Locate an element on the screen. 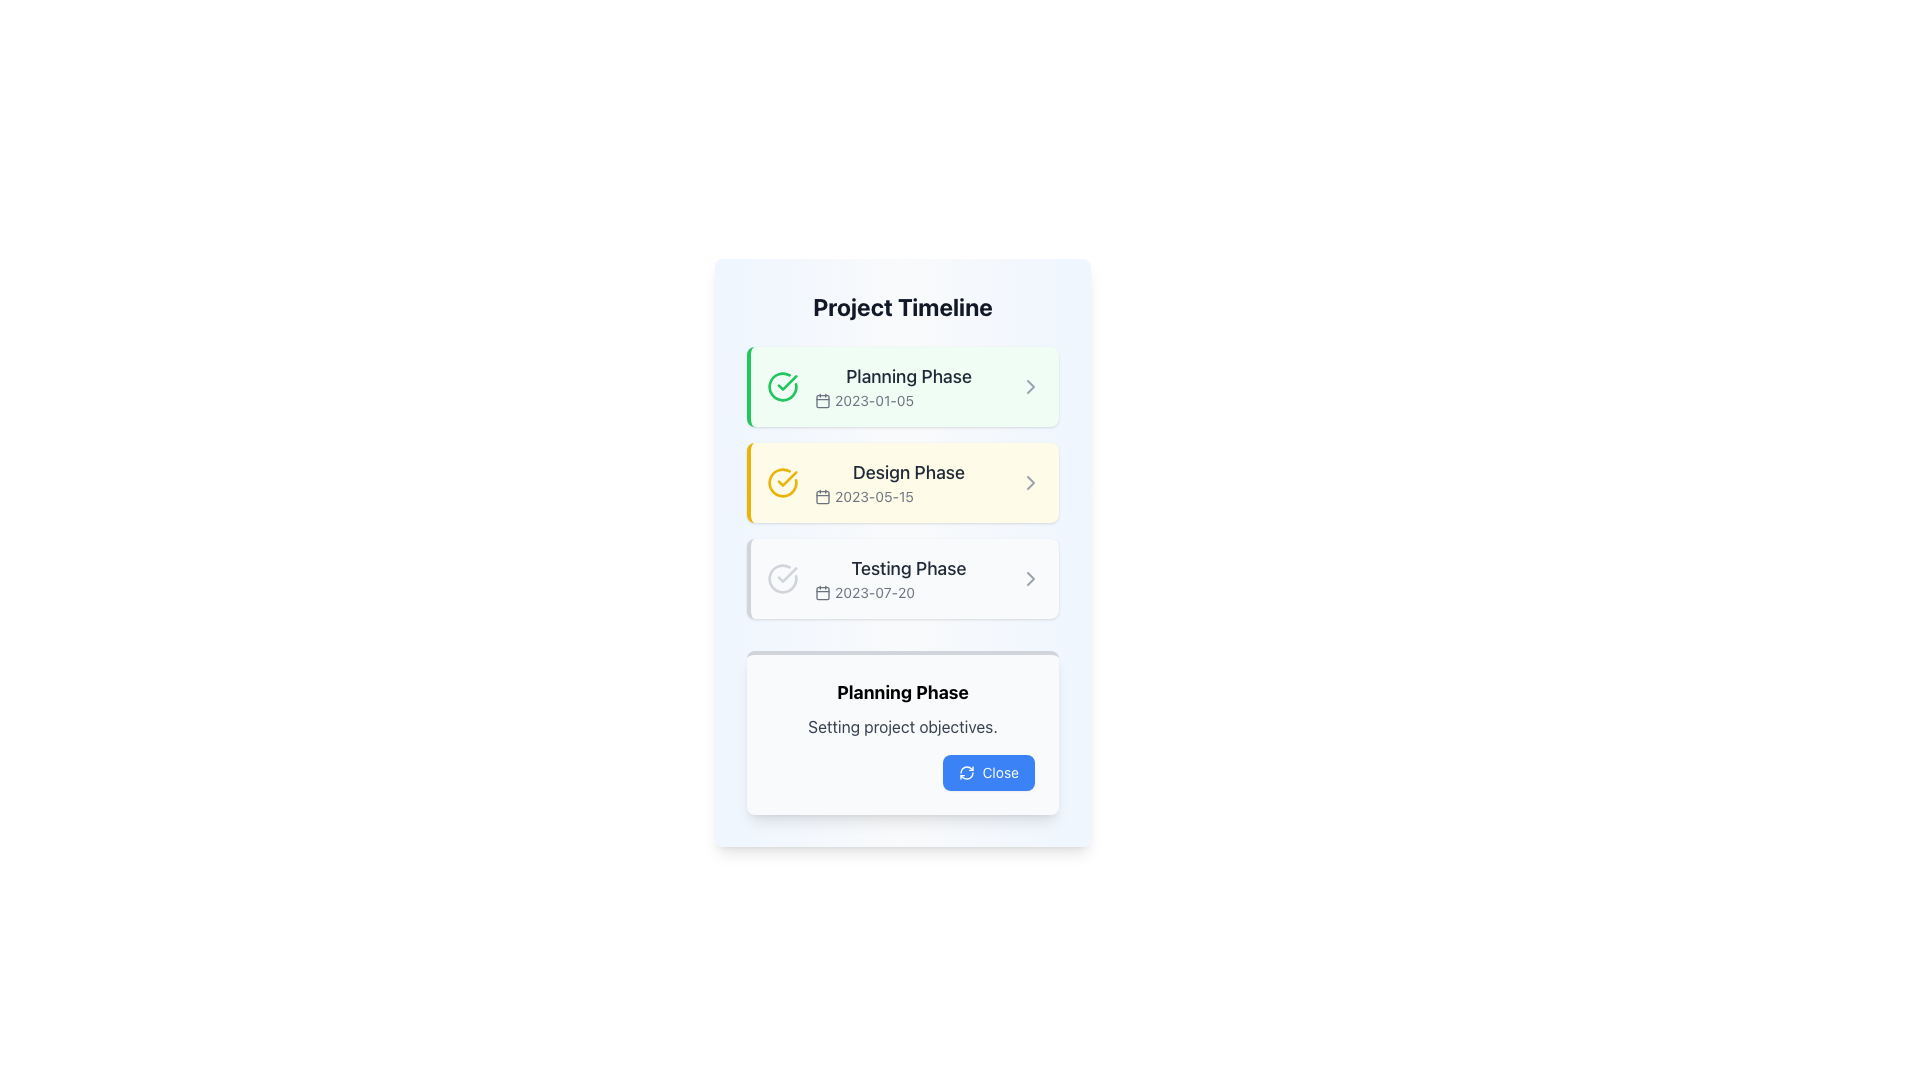 The height and width of the screenshot is (1080, 1920). the Chevron Indicator located in the 'Testing Phase' card is located at coordinates (1031, 578).